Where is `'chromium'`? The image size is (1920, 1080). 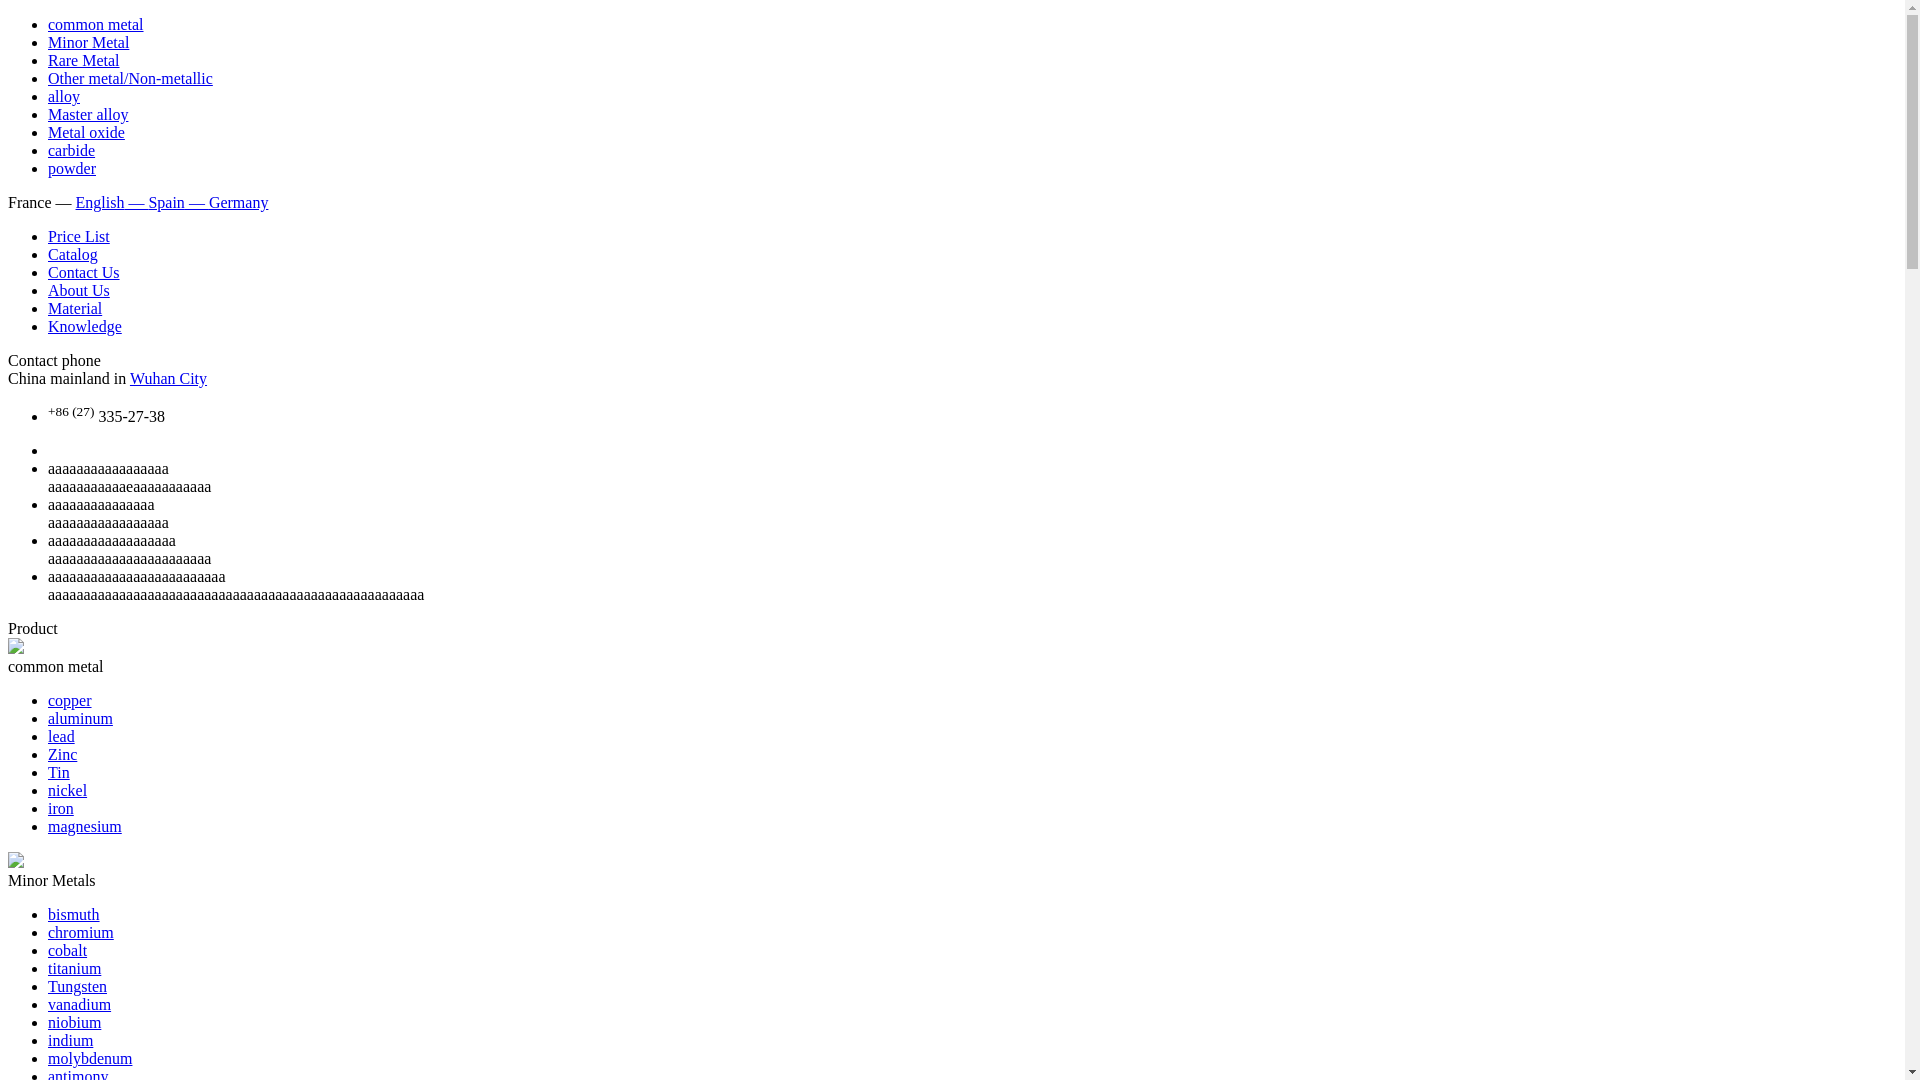 'chromium' is located at coordinates (80, 932).